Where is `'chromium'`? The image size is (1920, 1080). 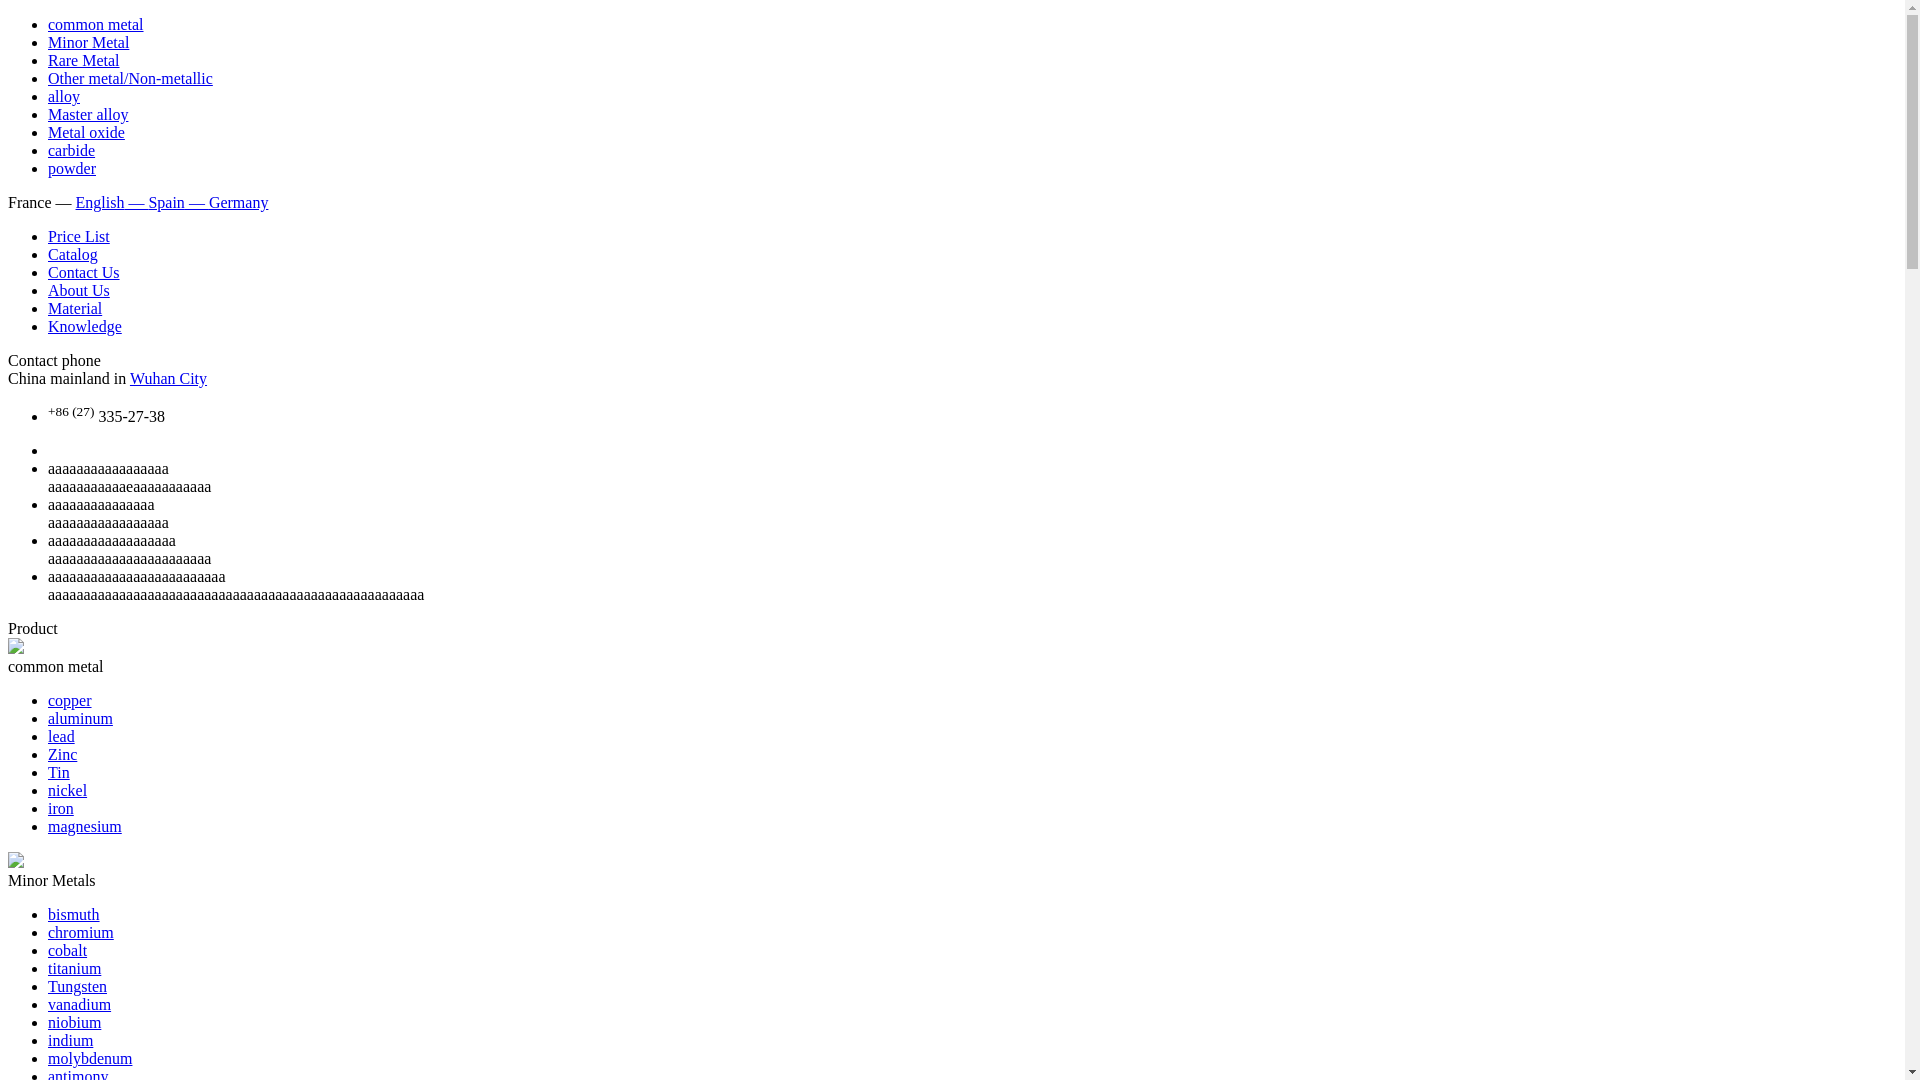 'chromium' is located at coordinates (80, 932).